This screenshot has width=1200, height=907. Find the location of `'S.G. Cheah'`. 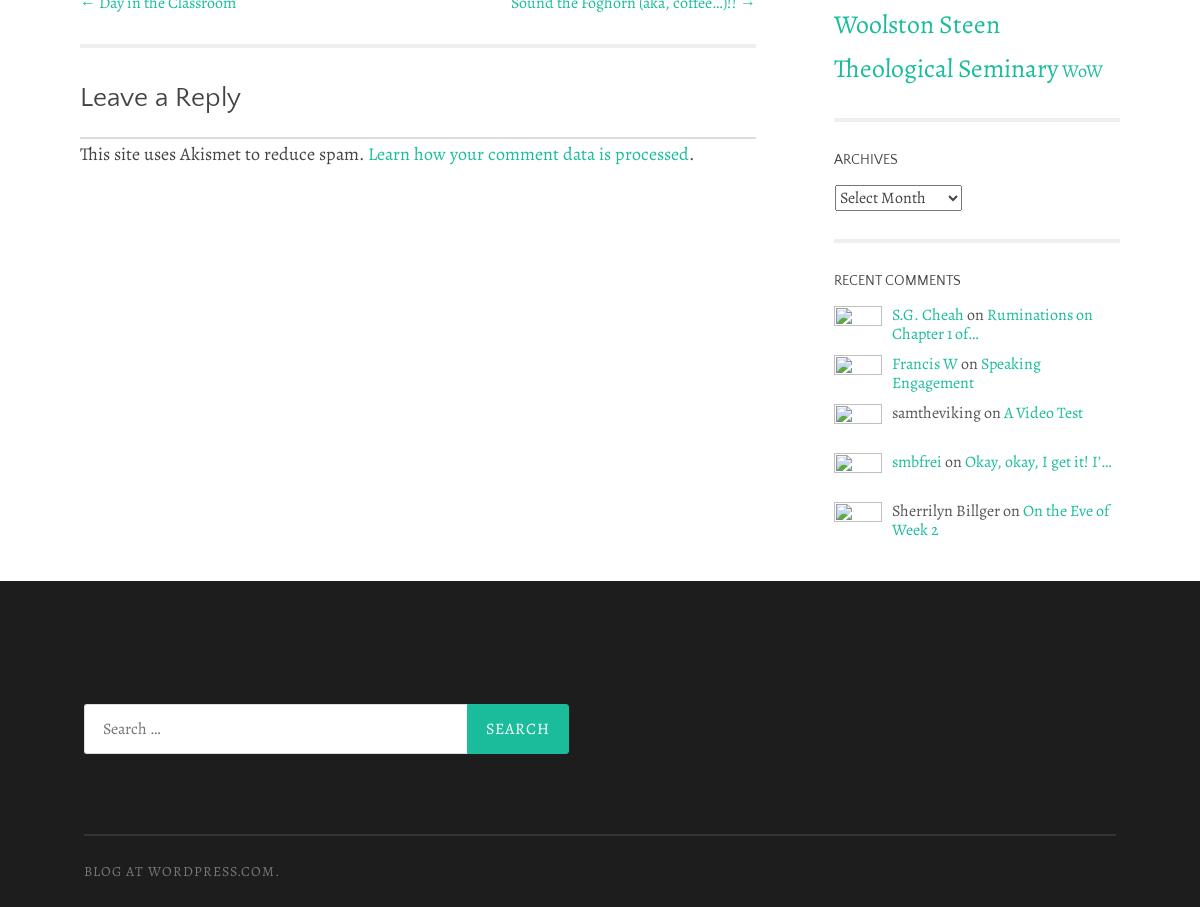

'S.G. Cheah' is located at coordinates (890, 314).